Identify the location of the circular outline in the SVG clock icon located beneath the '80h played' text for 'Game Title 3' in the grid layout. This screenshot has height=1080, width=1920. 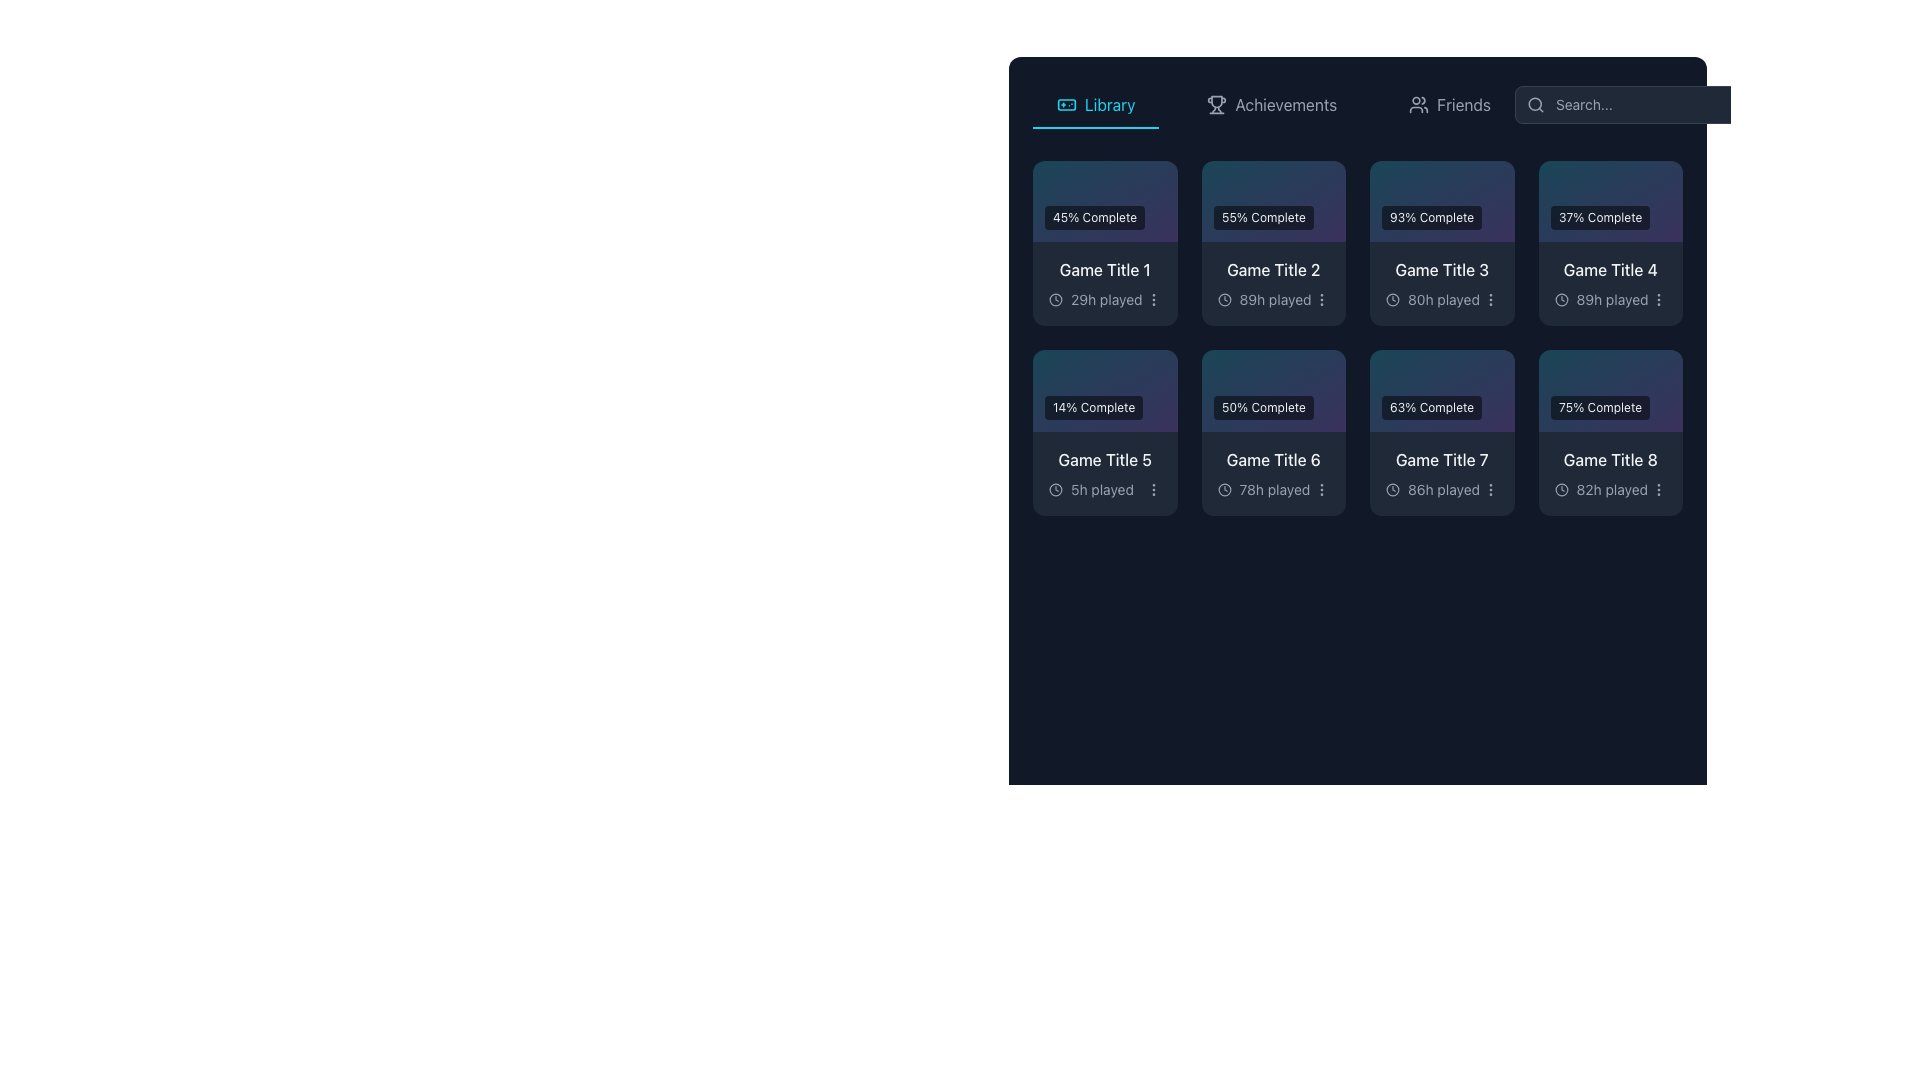
(1391, 300).